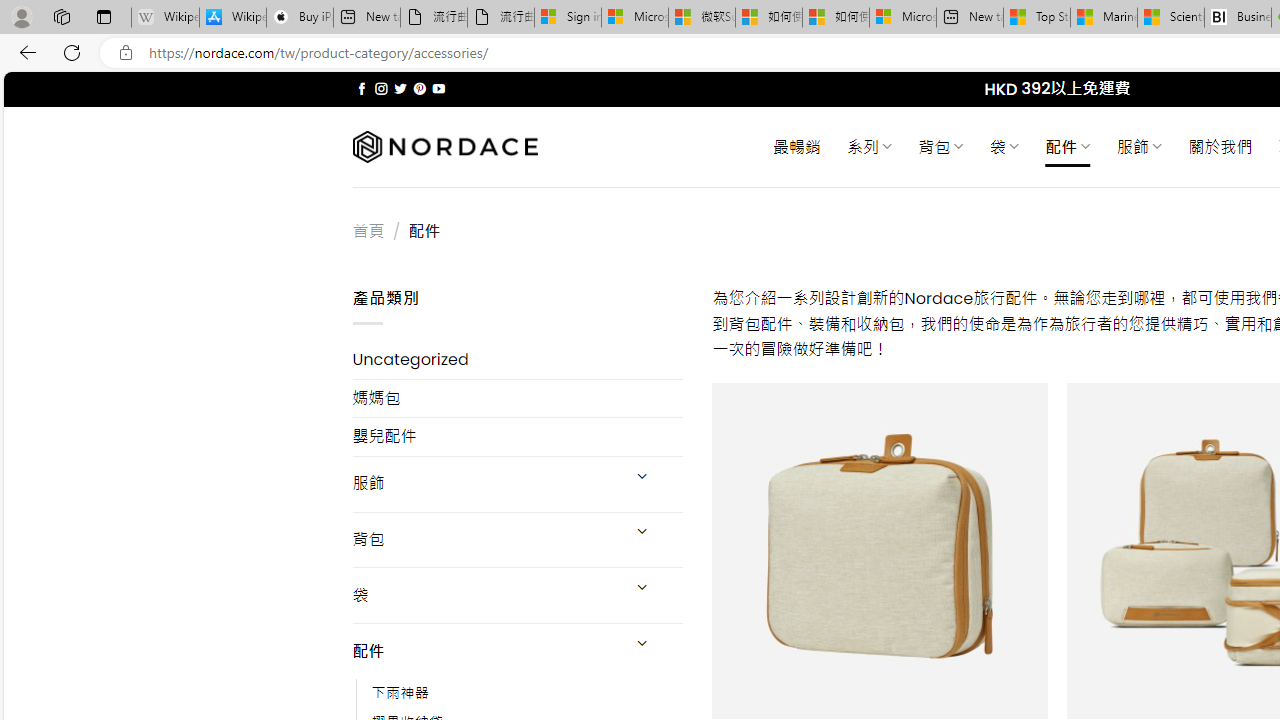 This screenshot has width=1280, height=720. I want to click on 'Microsoft Services Agreement', so click(633, 17).